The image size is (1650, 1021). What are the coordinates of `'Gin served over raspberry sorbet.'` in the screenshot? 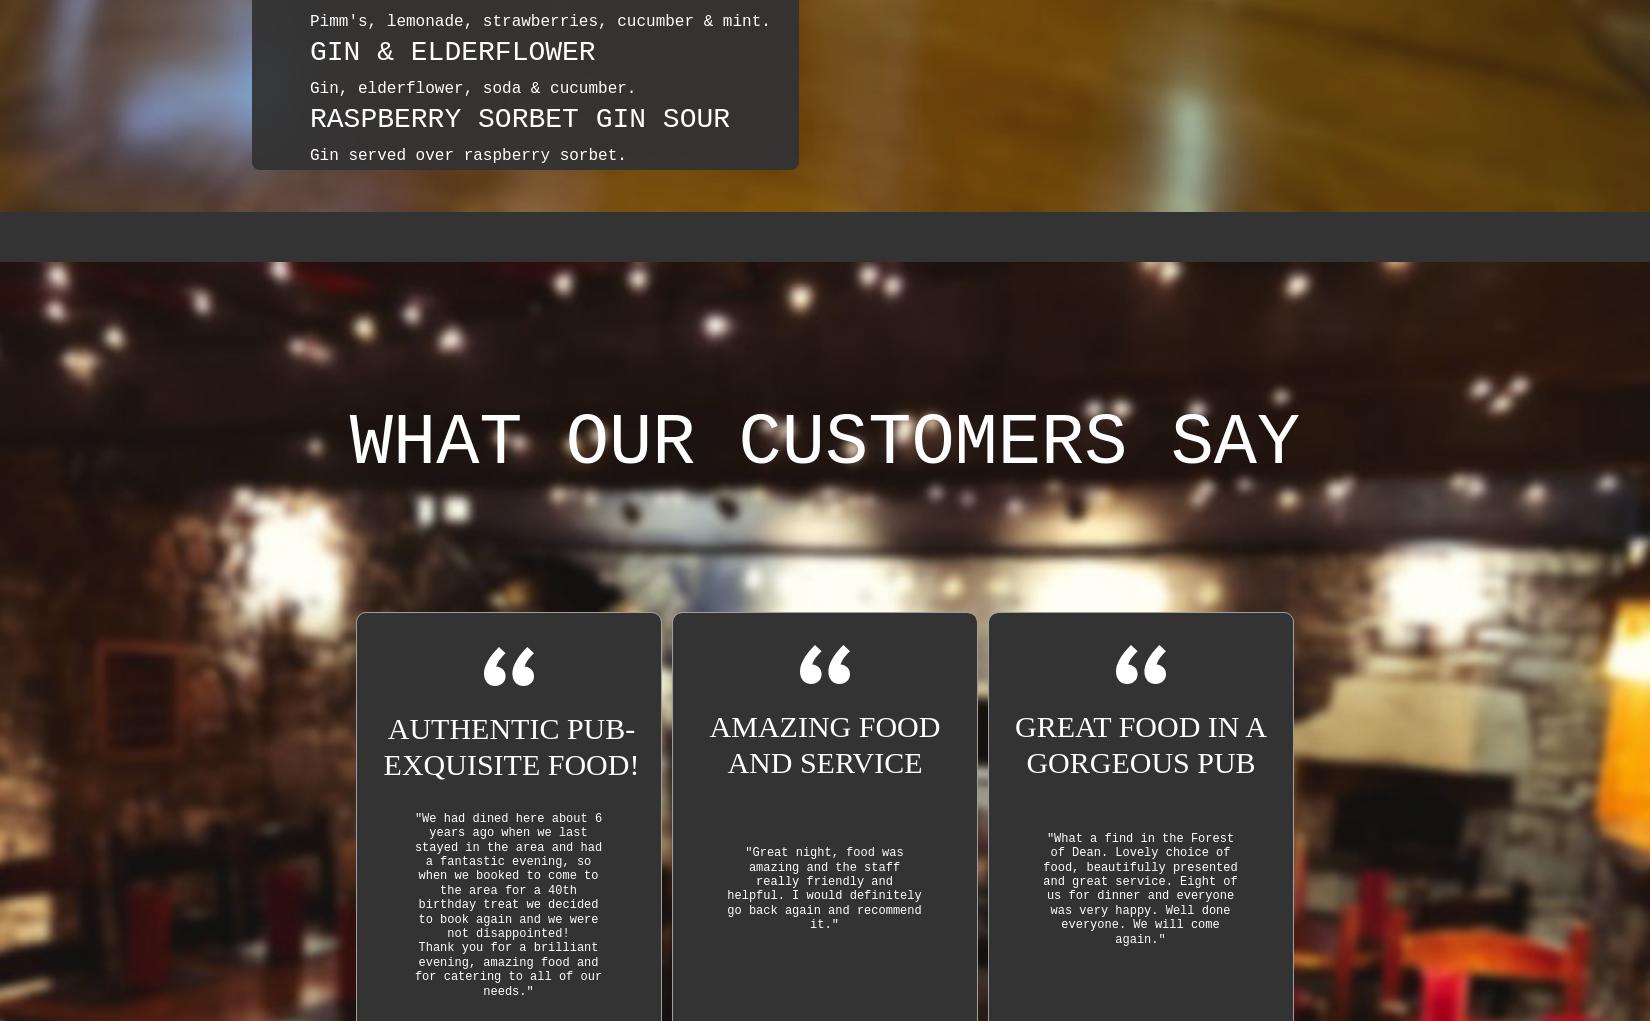 It's located at (466, 156).